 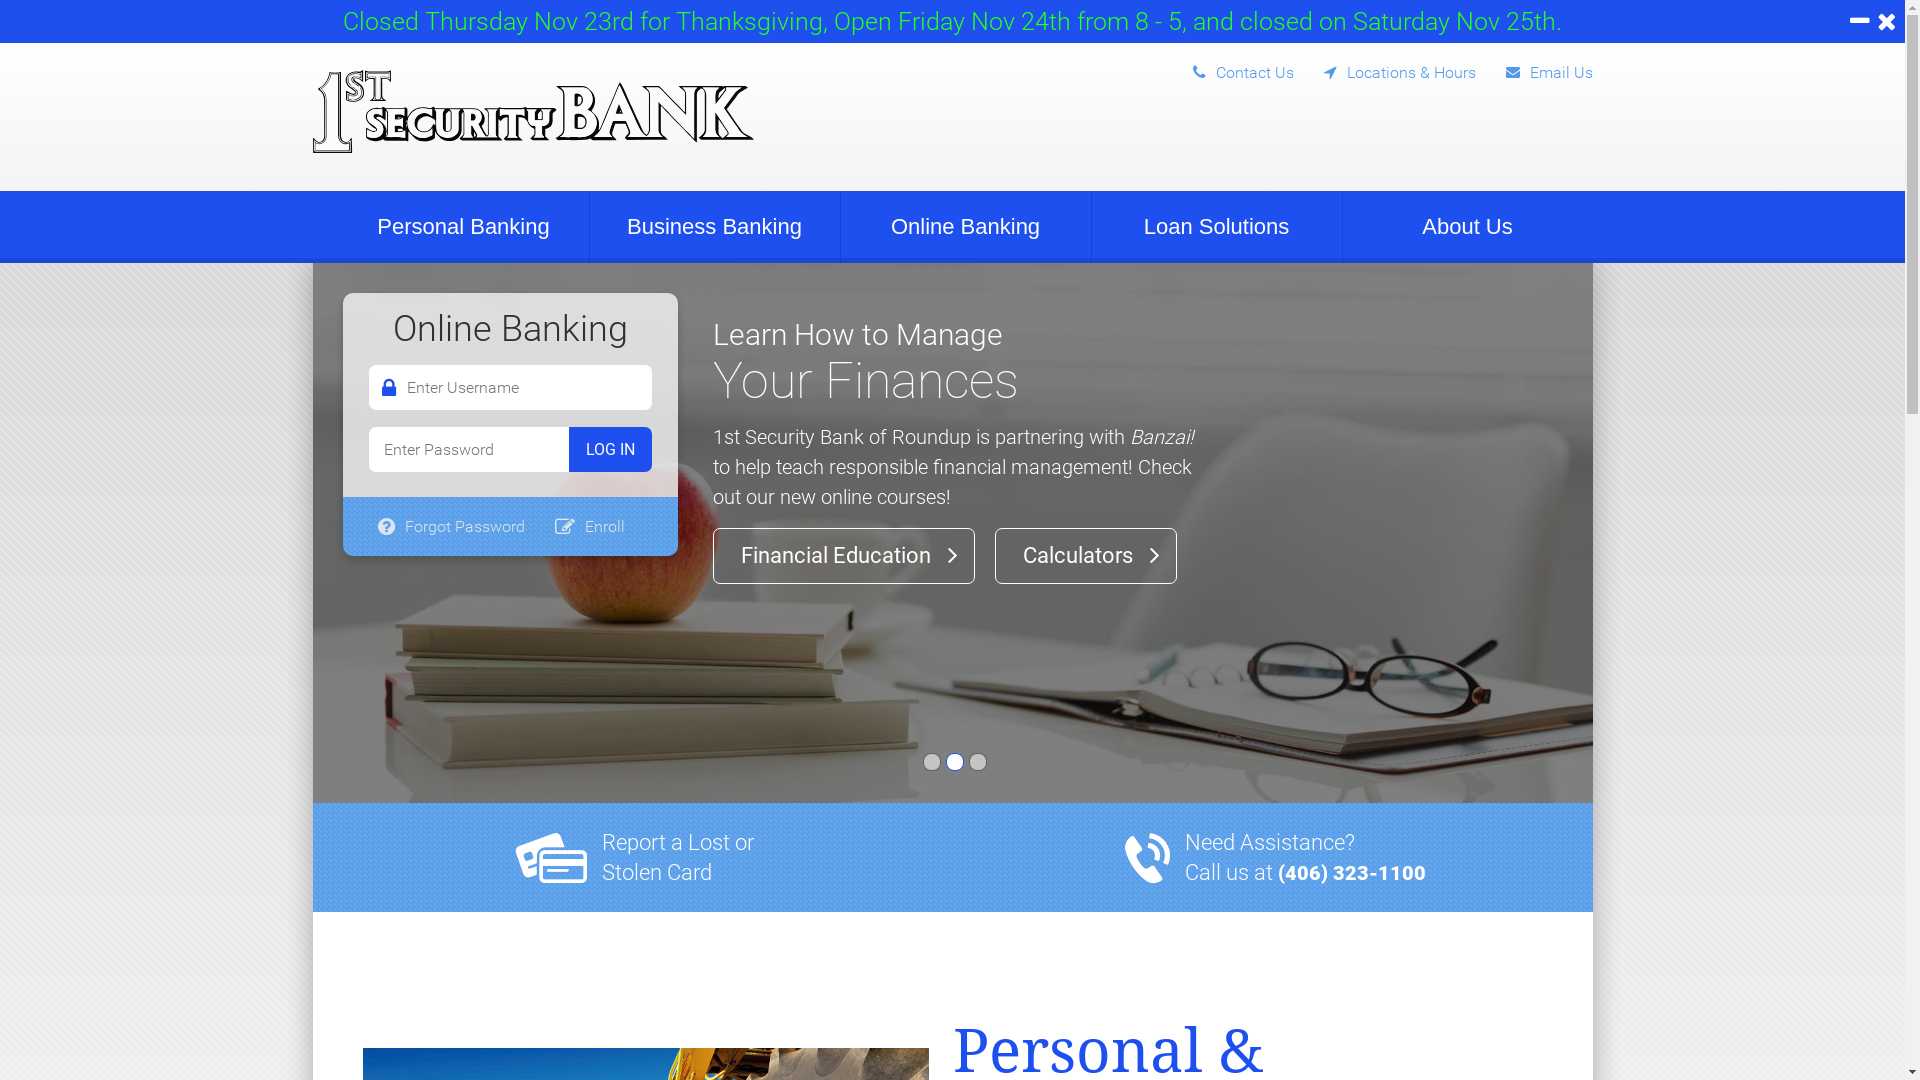 I want to click on 'Log In', so click(x=608, y=448).